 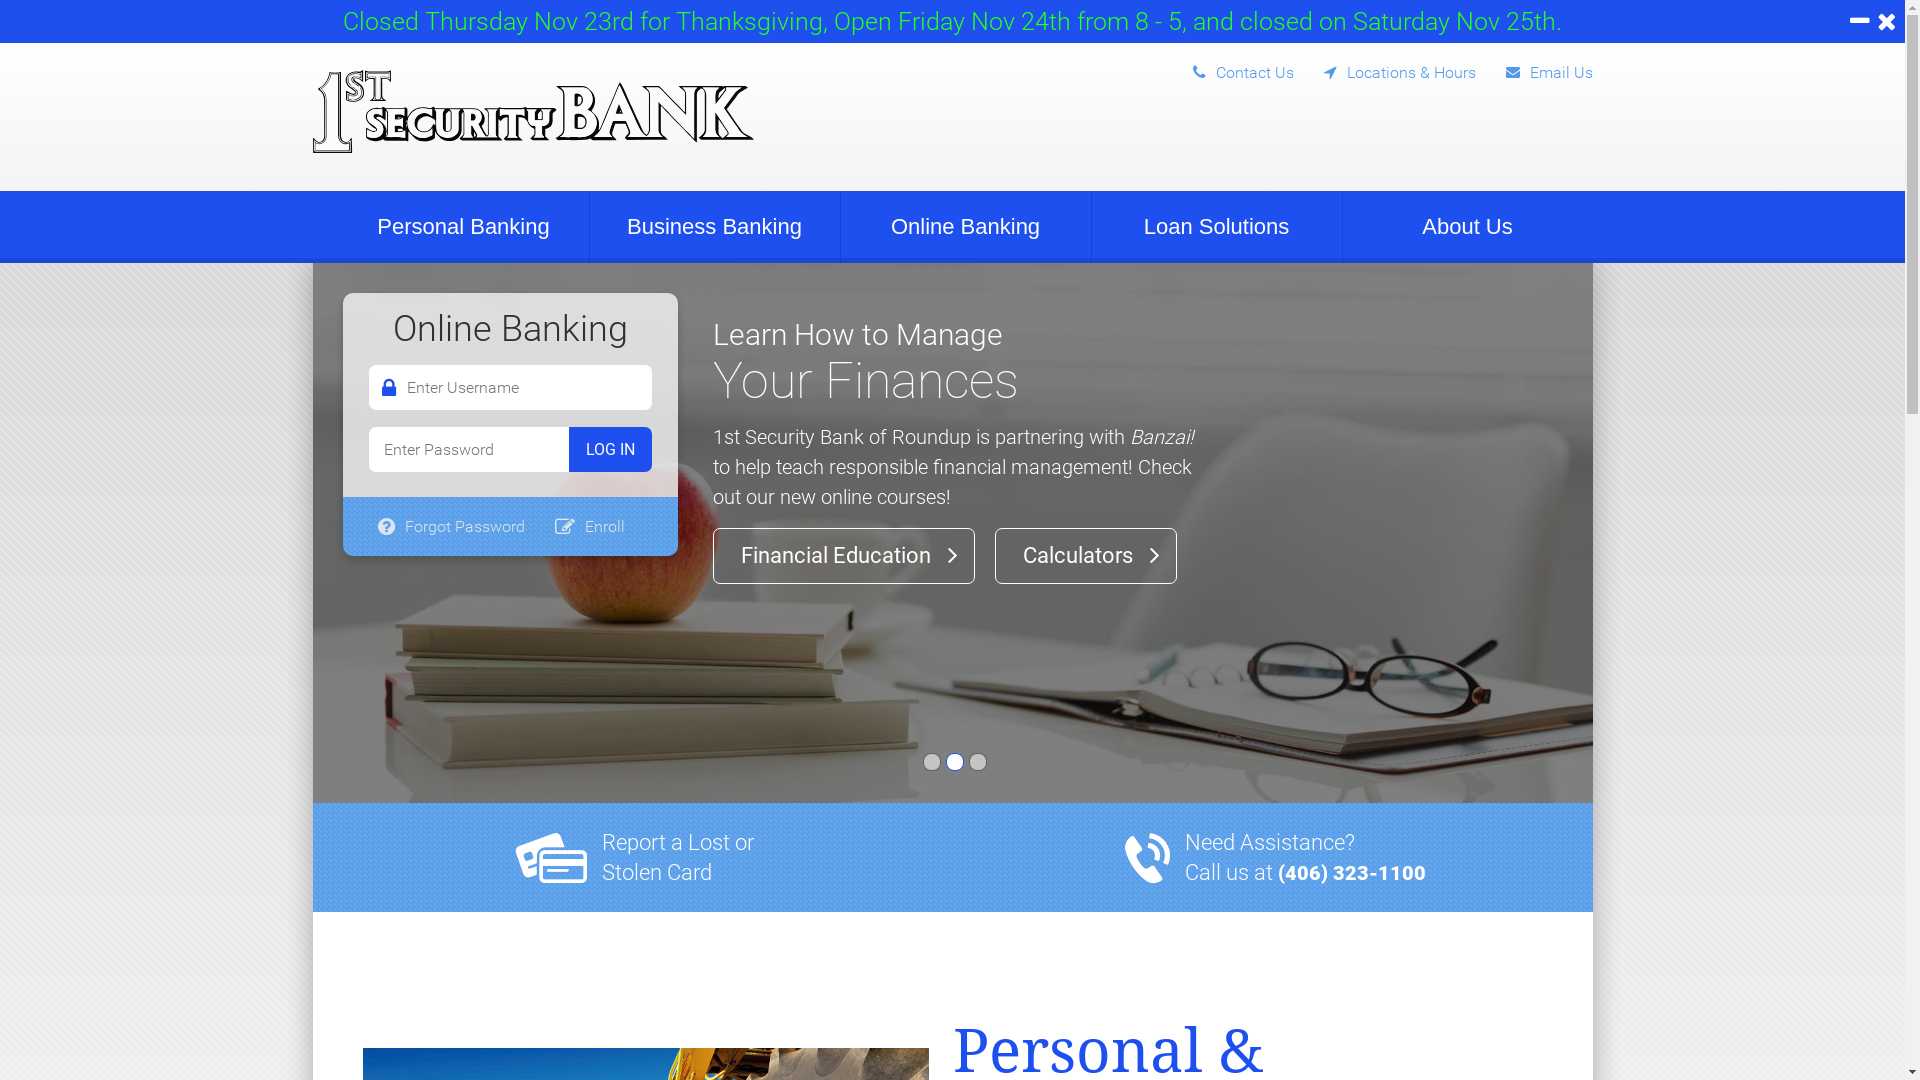 I want to click on 'Log In', so click(x=608, y=448).